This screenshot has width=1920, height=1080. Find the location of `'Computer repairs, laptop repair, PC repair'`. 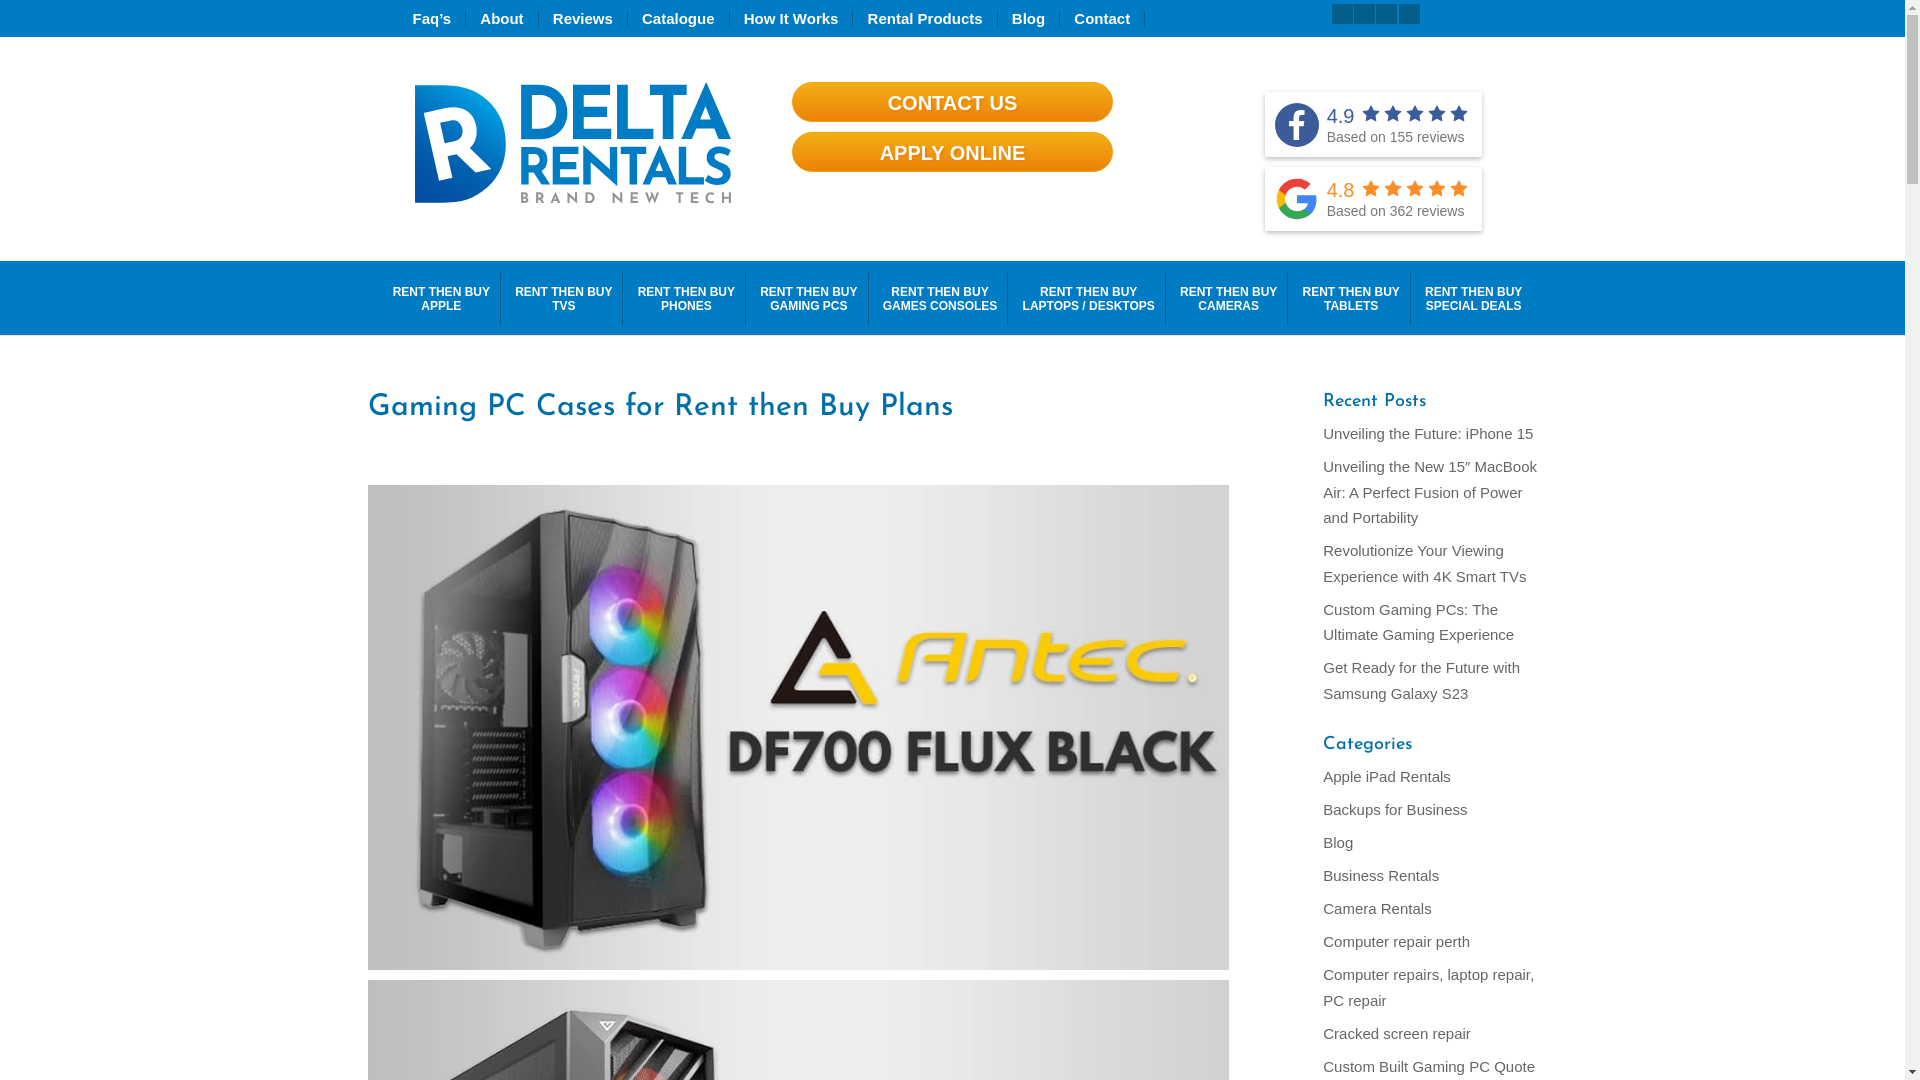

'Computer repairs, laptop repair, PC repair' is located at coordinates (1427, 986).